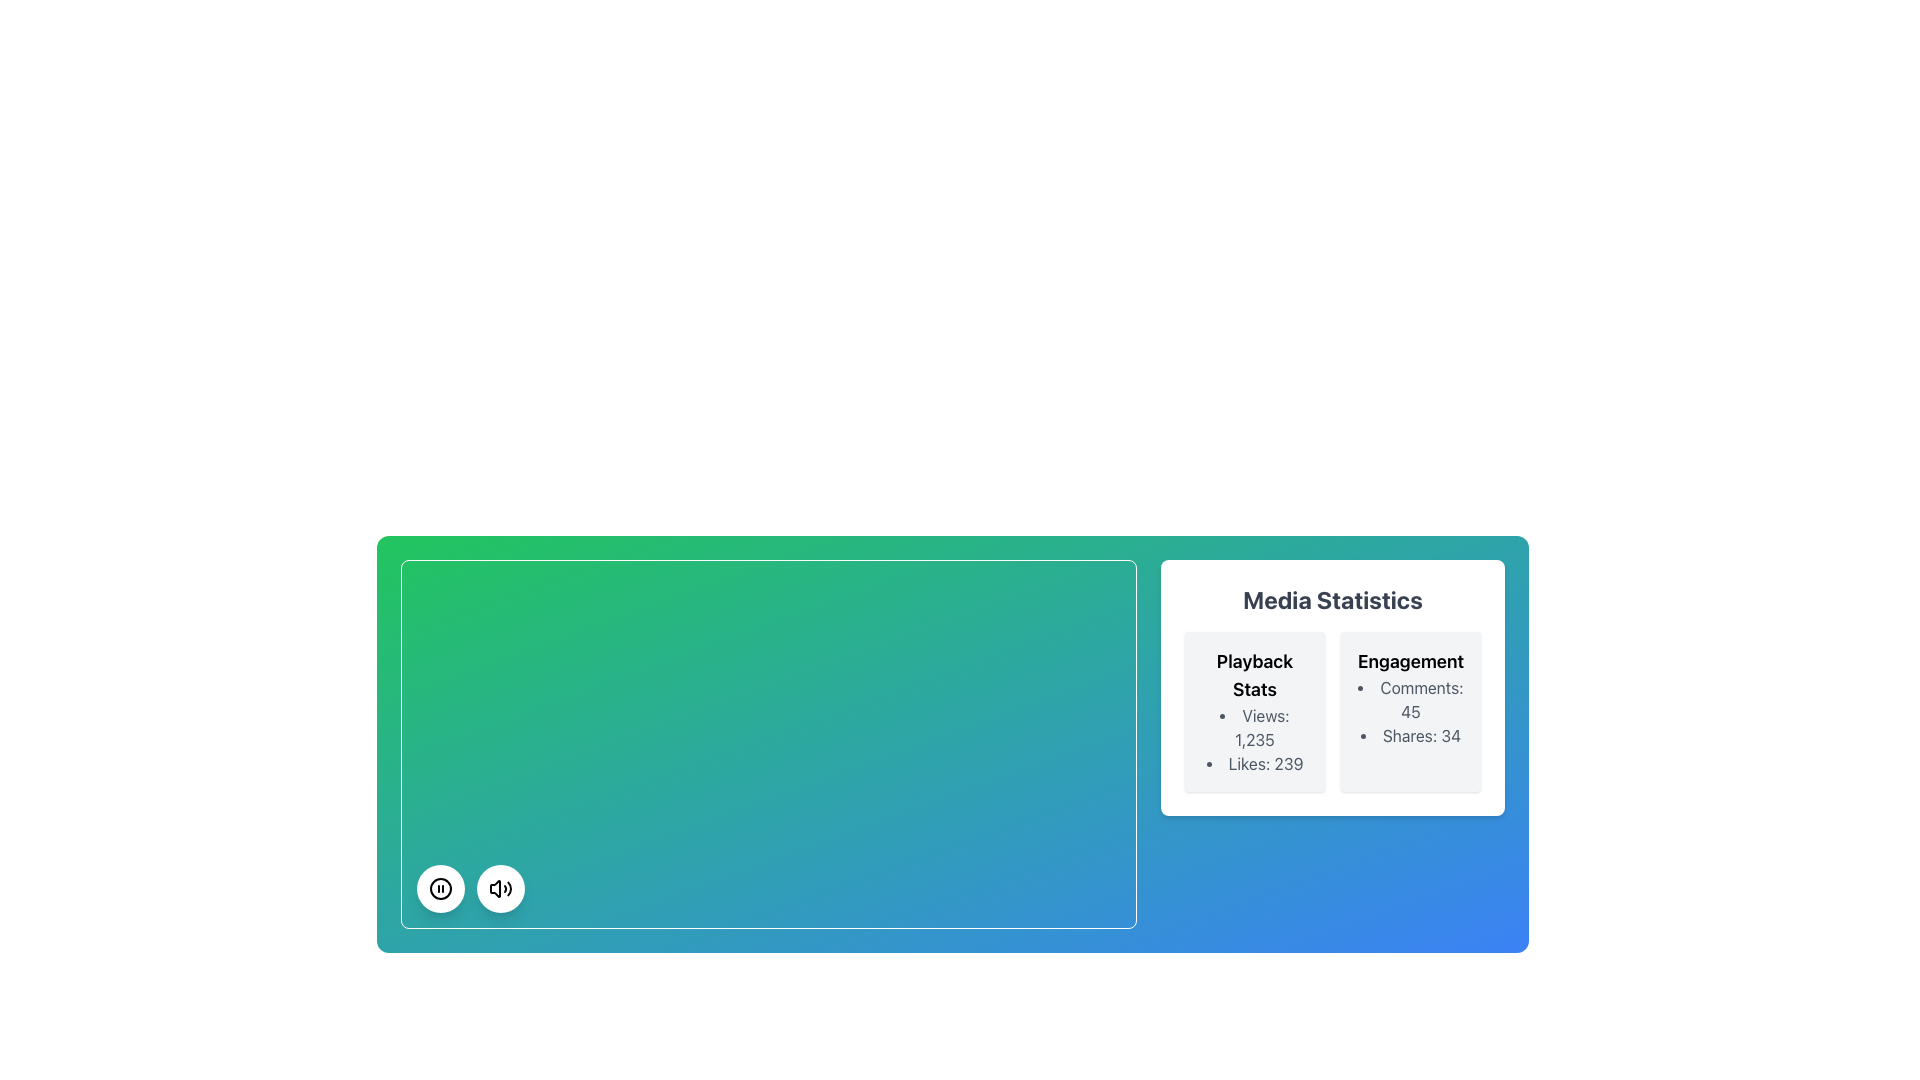 This screenshot has height=1080, width=1920. What do you see at coordinates (440, 887) in the screenshot?
I see `the control button located at the bottom-left corner of the panel` at bounding box center [440, 887].